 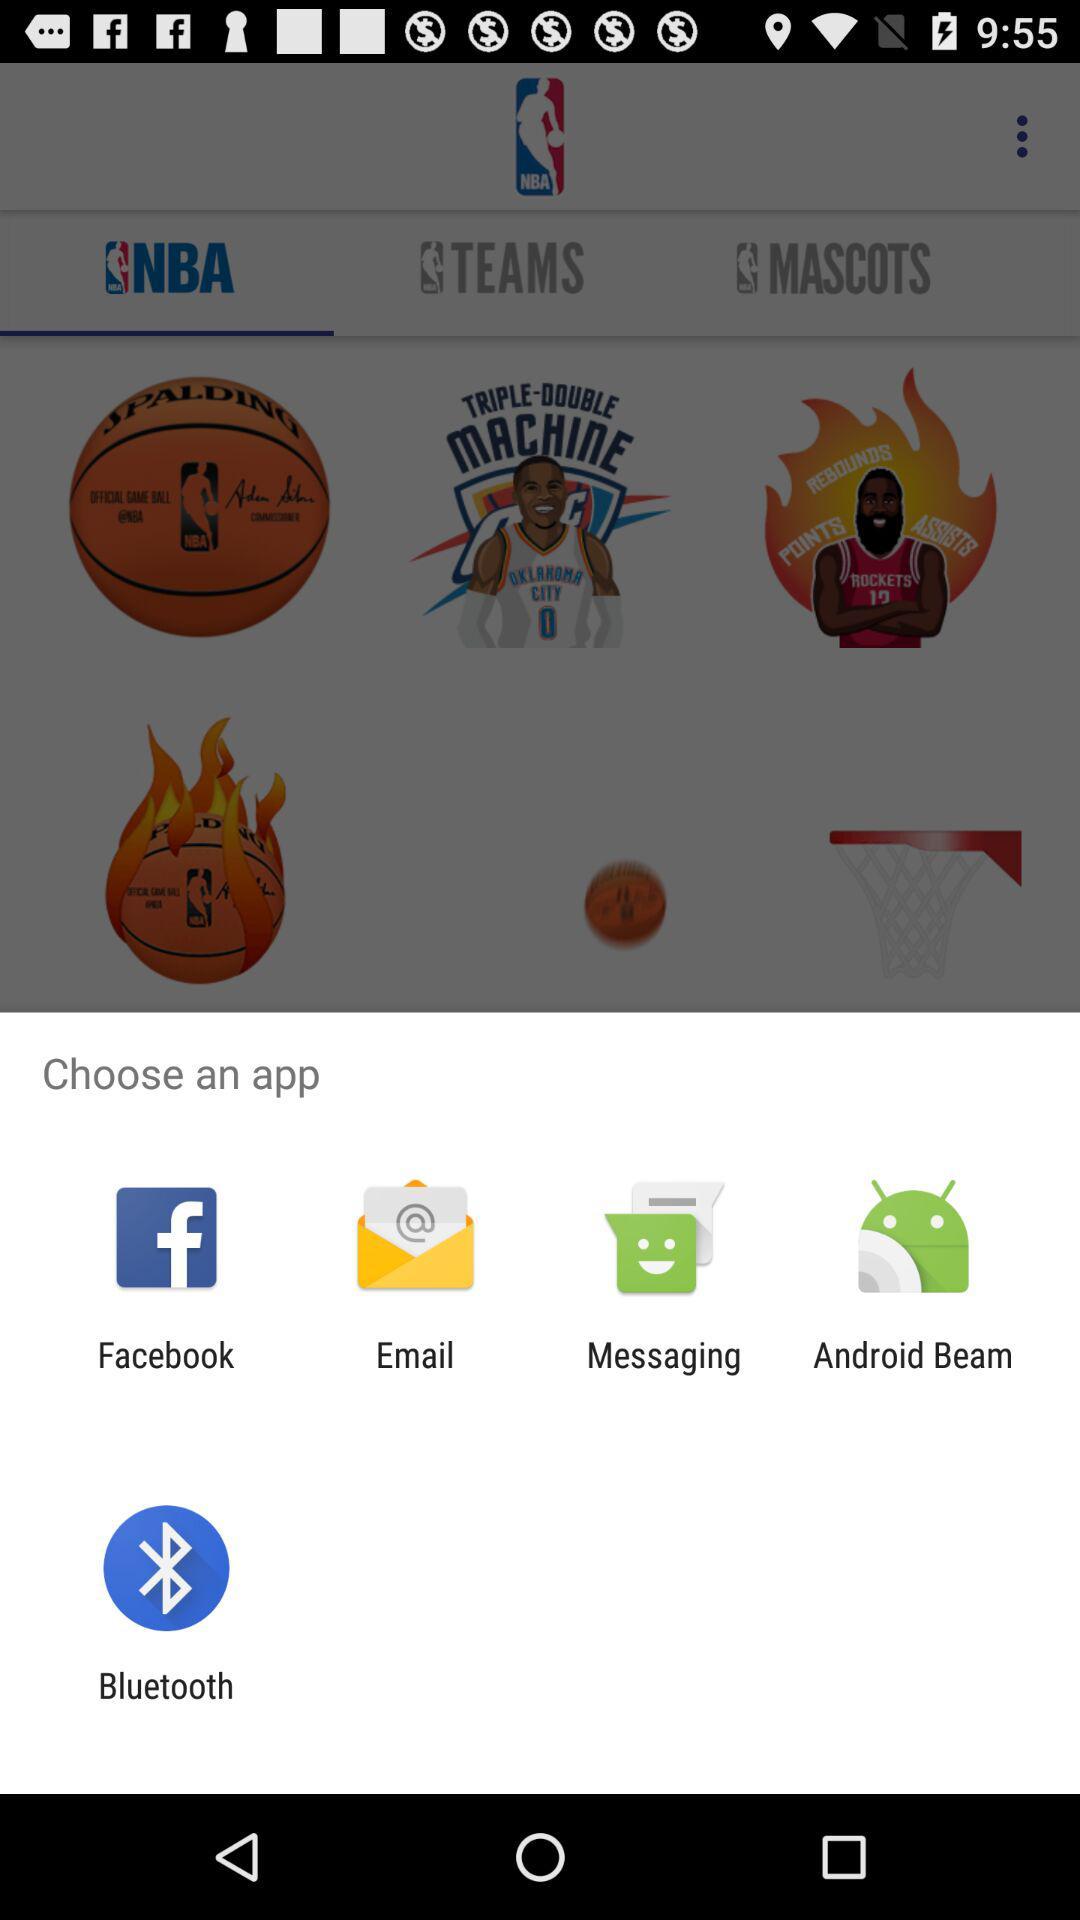 What do you see at coordinates (664, 1374) in the screenshot?
I see `messaging app` at bounding box center [664, 1374].